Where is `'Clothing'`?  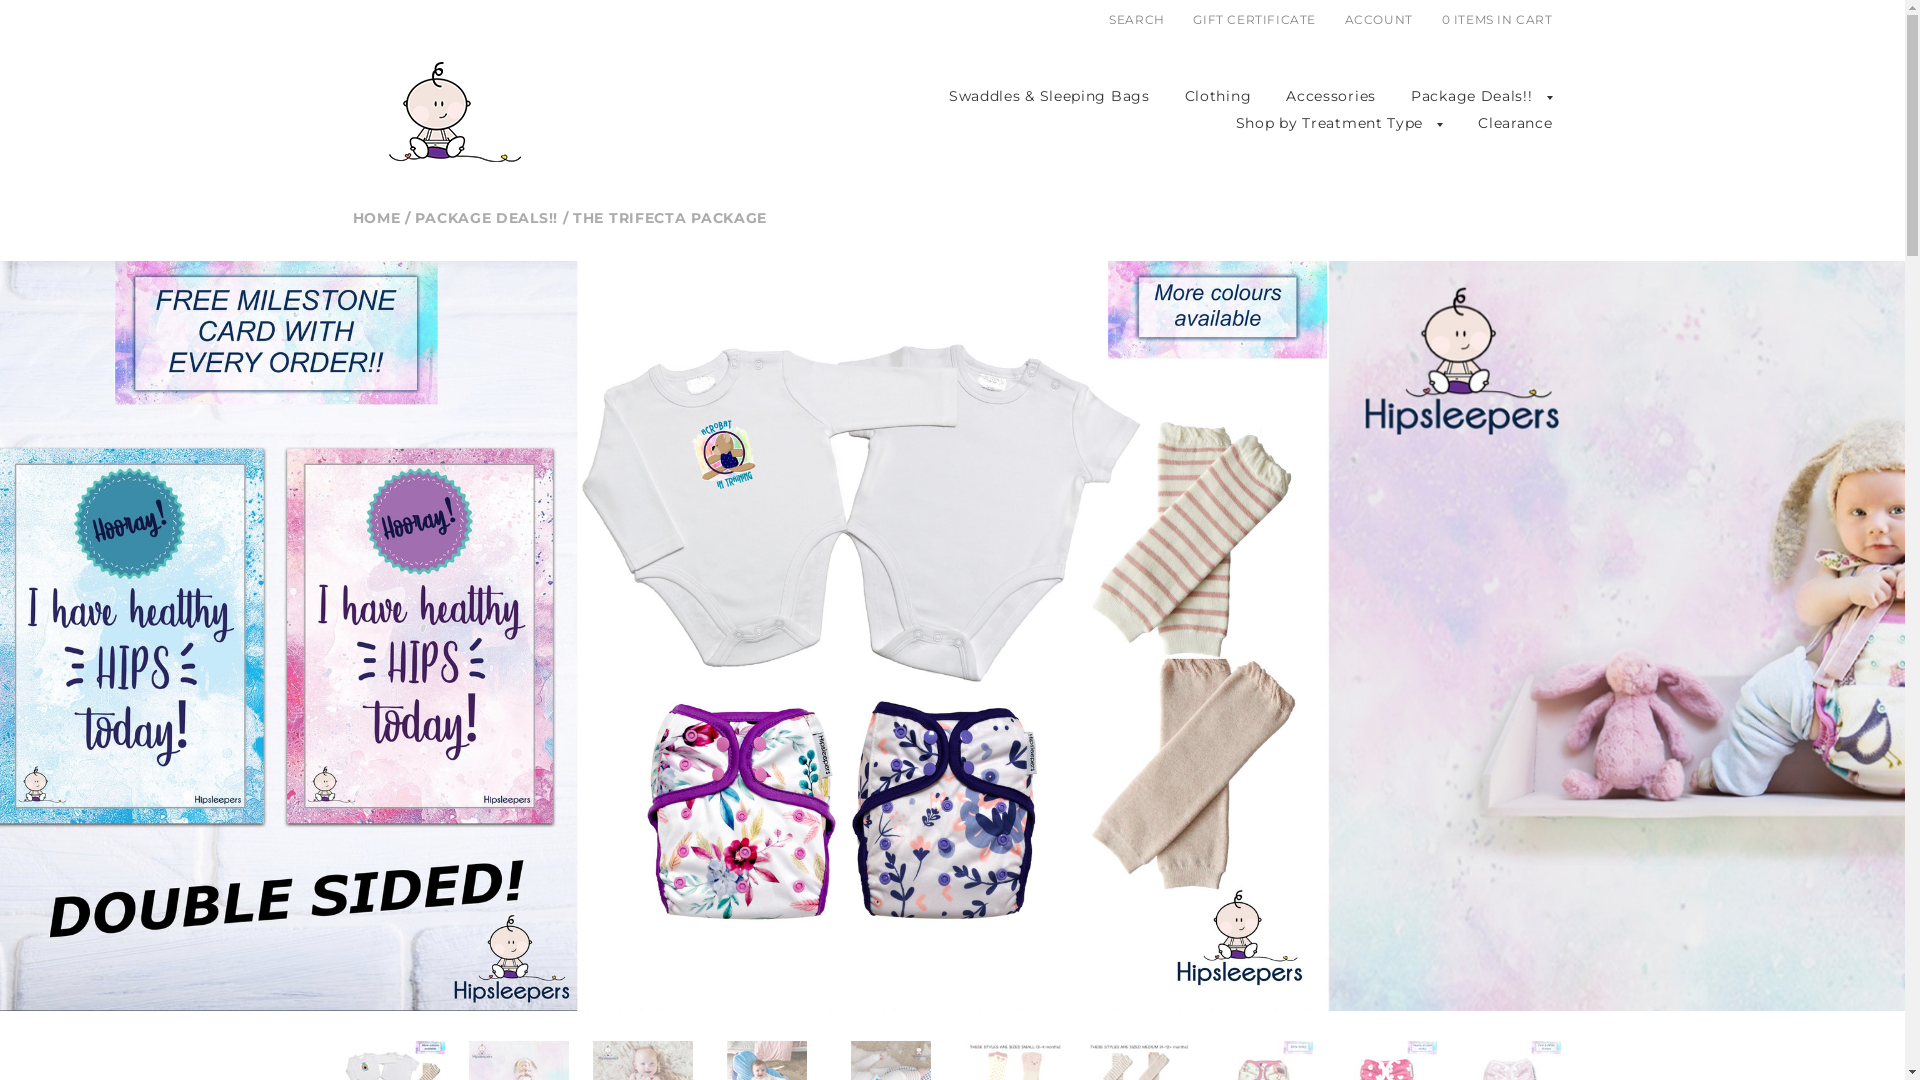 'Clothing' is located at coordinates (1217, 96).